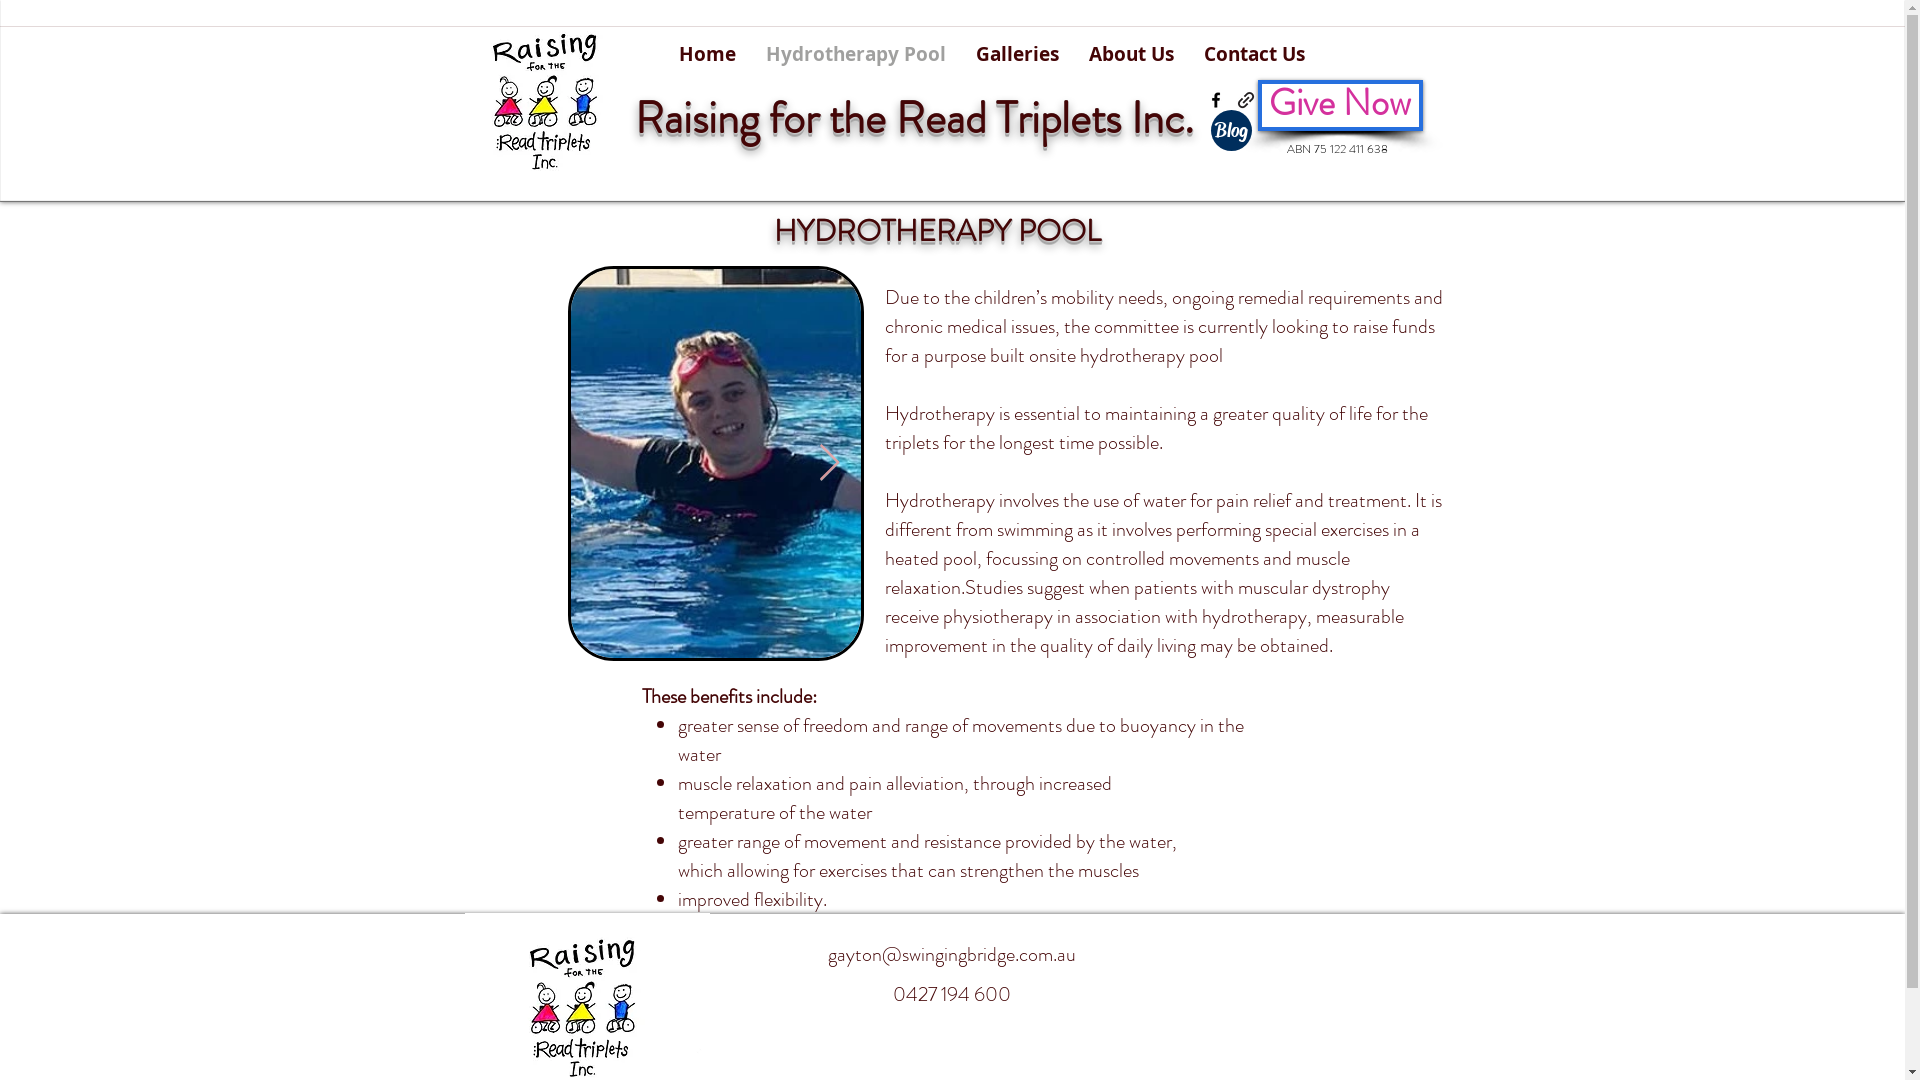 This screenshot has width=1920, height=1080. What do you see at coordinates (1340, 105) in the screenshot?
I see `'Give Now'` at bounding box center [1340, 105].